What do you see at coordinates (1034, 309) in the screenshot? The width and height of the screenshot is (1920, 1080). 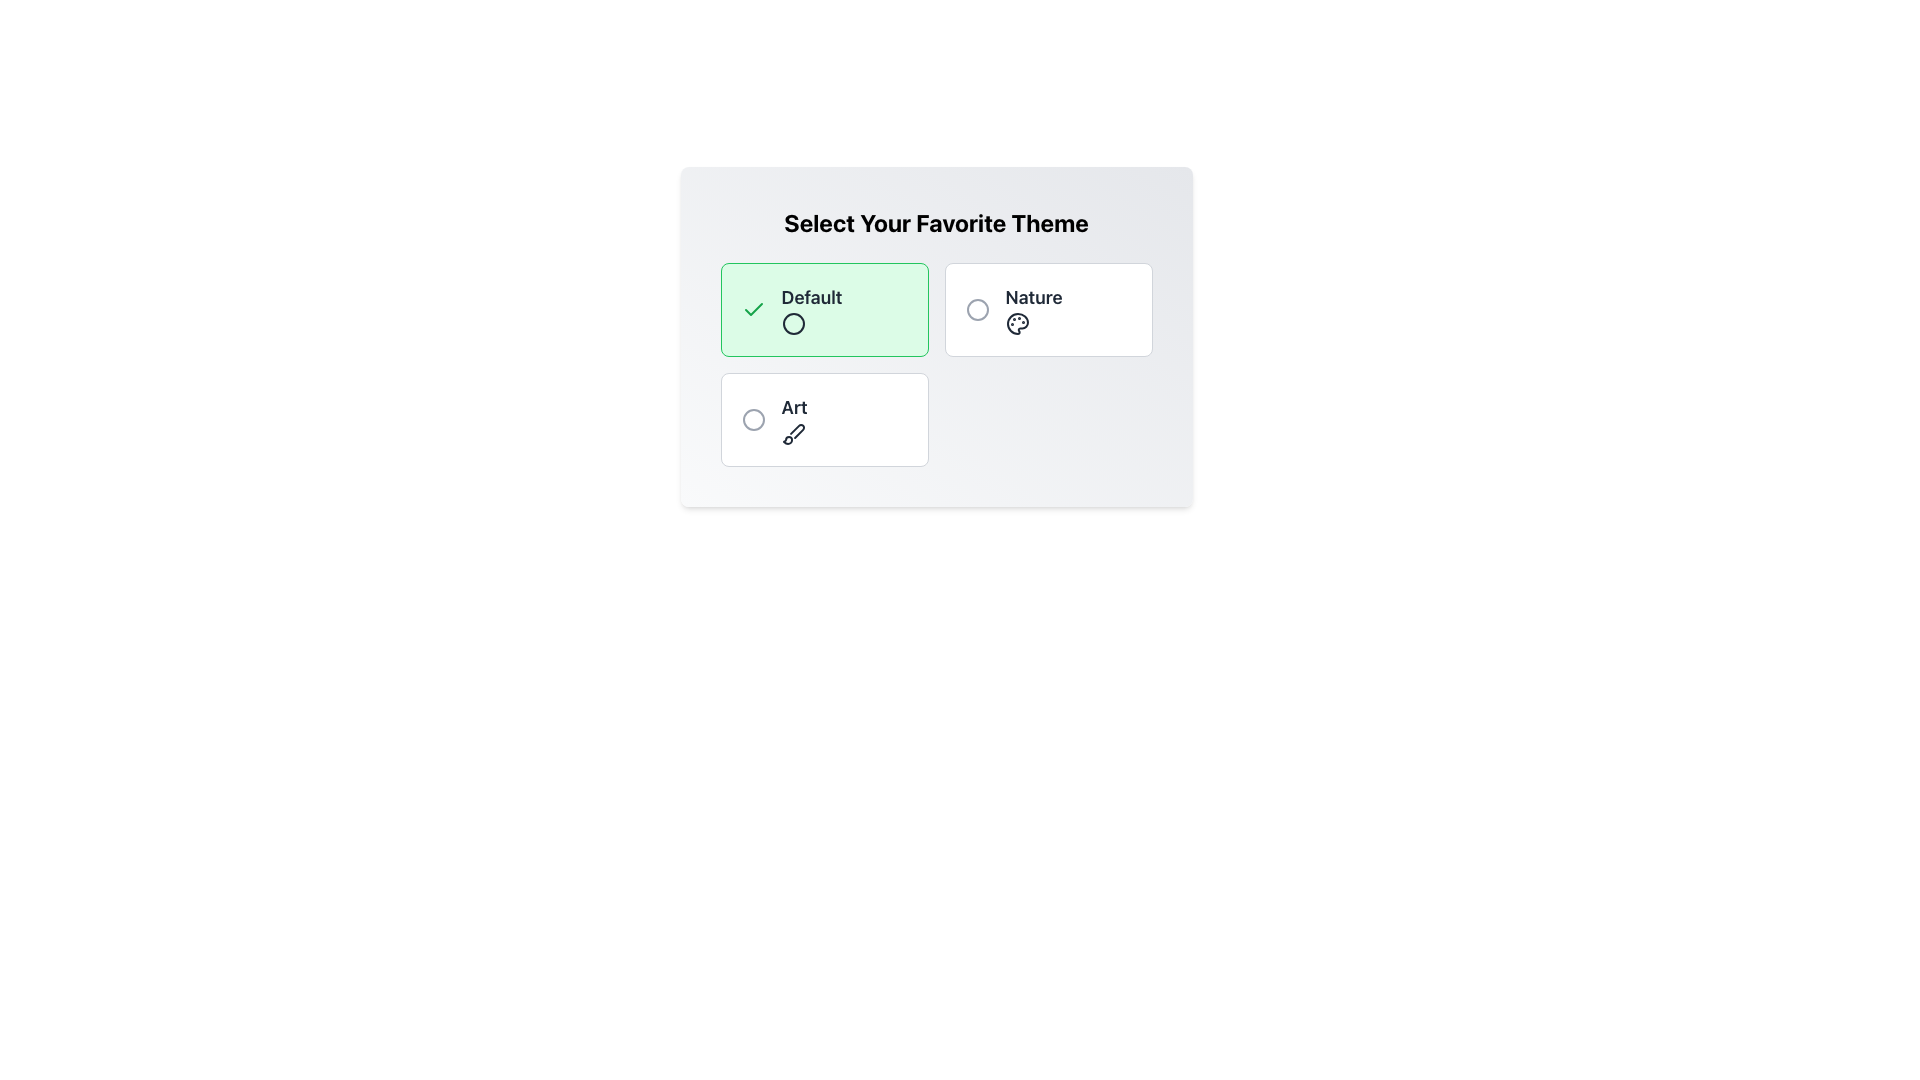 I see `the 'Nature' theme option, which is the second selectable text and icon combination in the theme choices, located in the middle-right section of the selection interface` at bounding box center [1034, 309].